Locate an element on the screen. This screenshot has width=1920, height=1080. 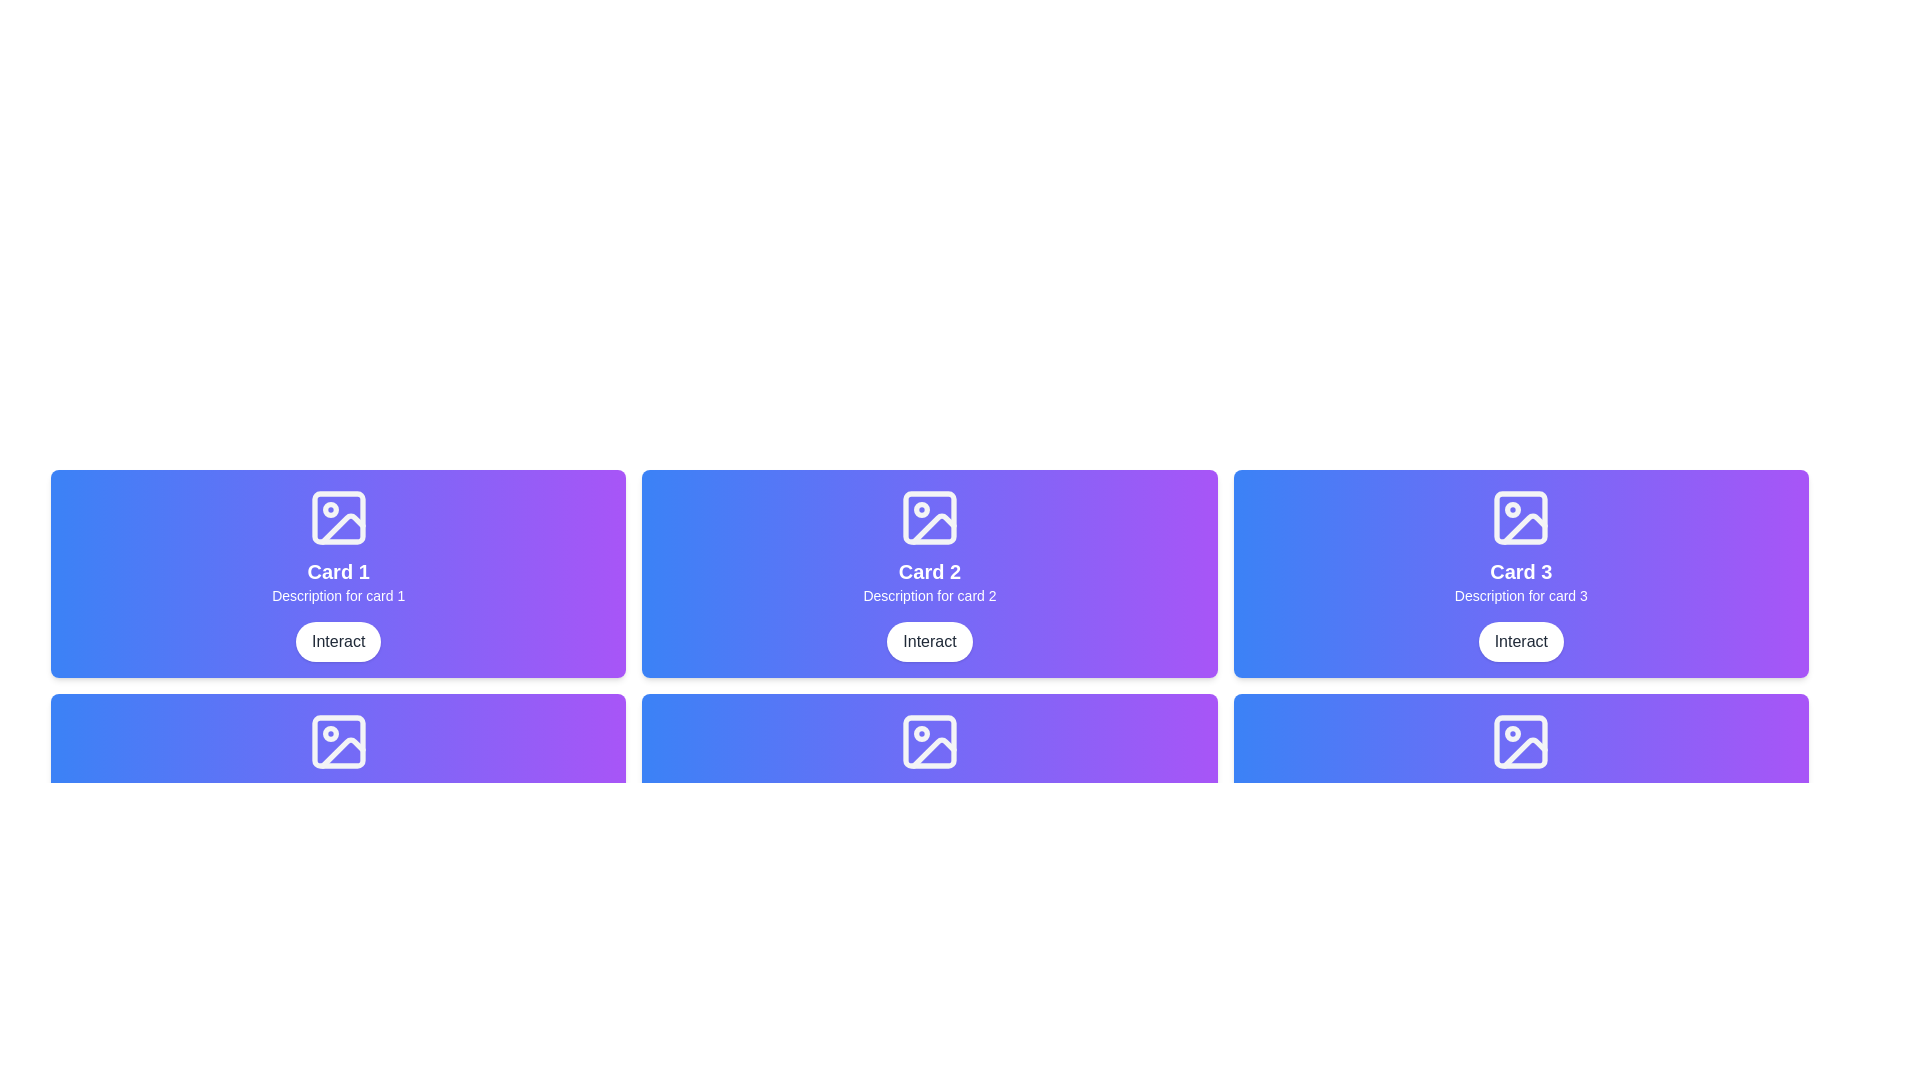
the minimalist icon with a circle and diagonal line located at the top of 'Card 2', which has a gradient blue-to-purple background is located at coordinates (929, 516).